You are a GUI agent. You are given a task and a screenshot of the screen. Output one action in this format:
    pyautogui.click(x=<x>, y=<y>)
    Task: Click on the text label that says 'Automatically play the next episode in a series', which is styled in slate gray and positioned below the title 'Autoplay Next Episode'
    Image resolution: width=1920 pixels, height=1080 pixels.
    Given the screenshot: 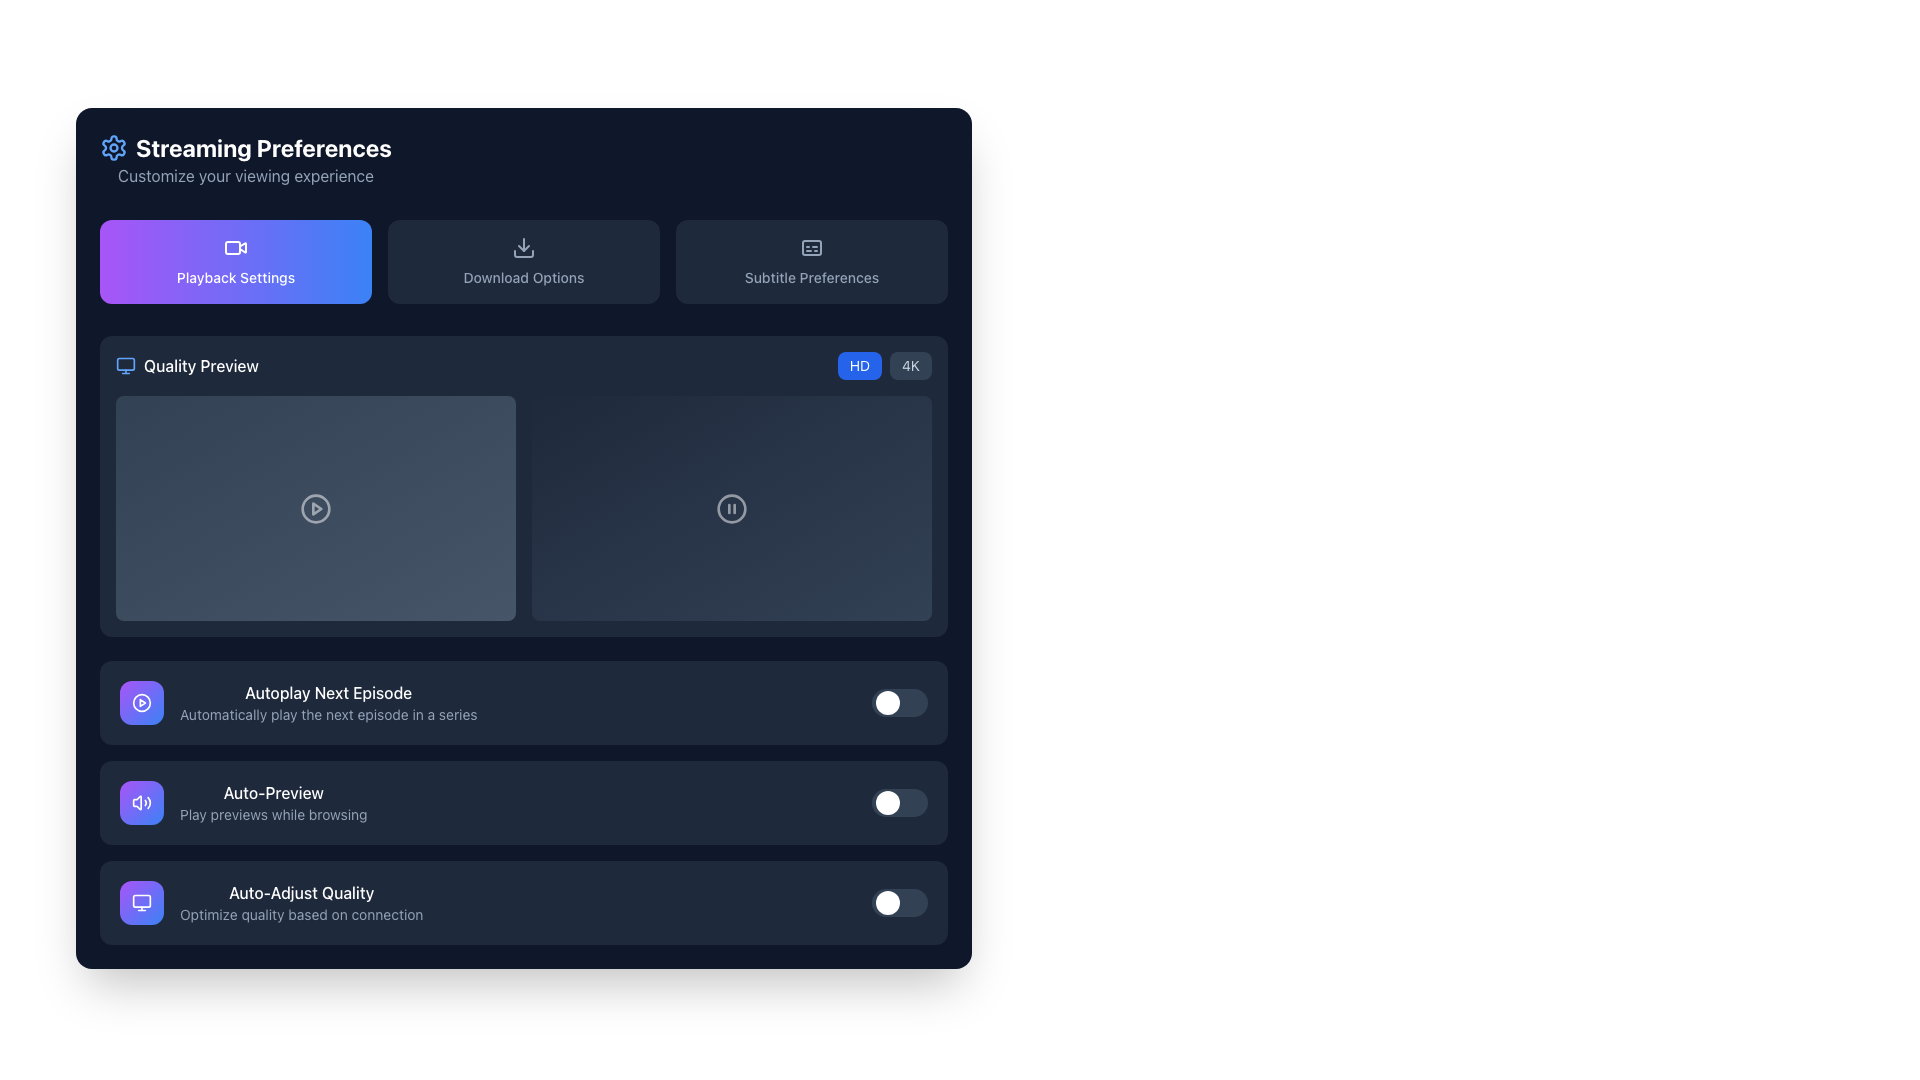 What is the action you would take?
    pyautogui.click(x=328, y=713)
    